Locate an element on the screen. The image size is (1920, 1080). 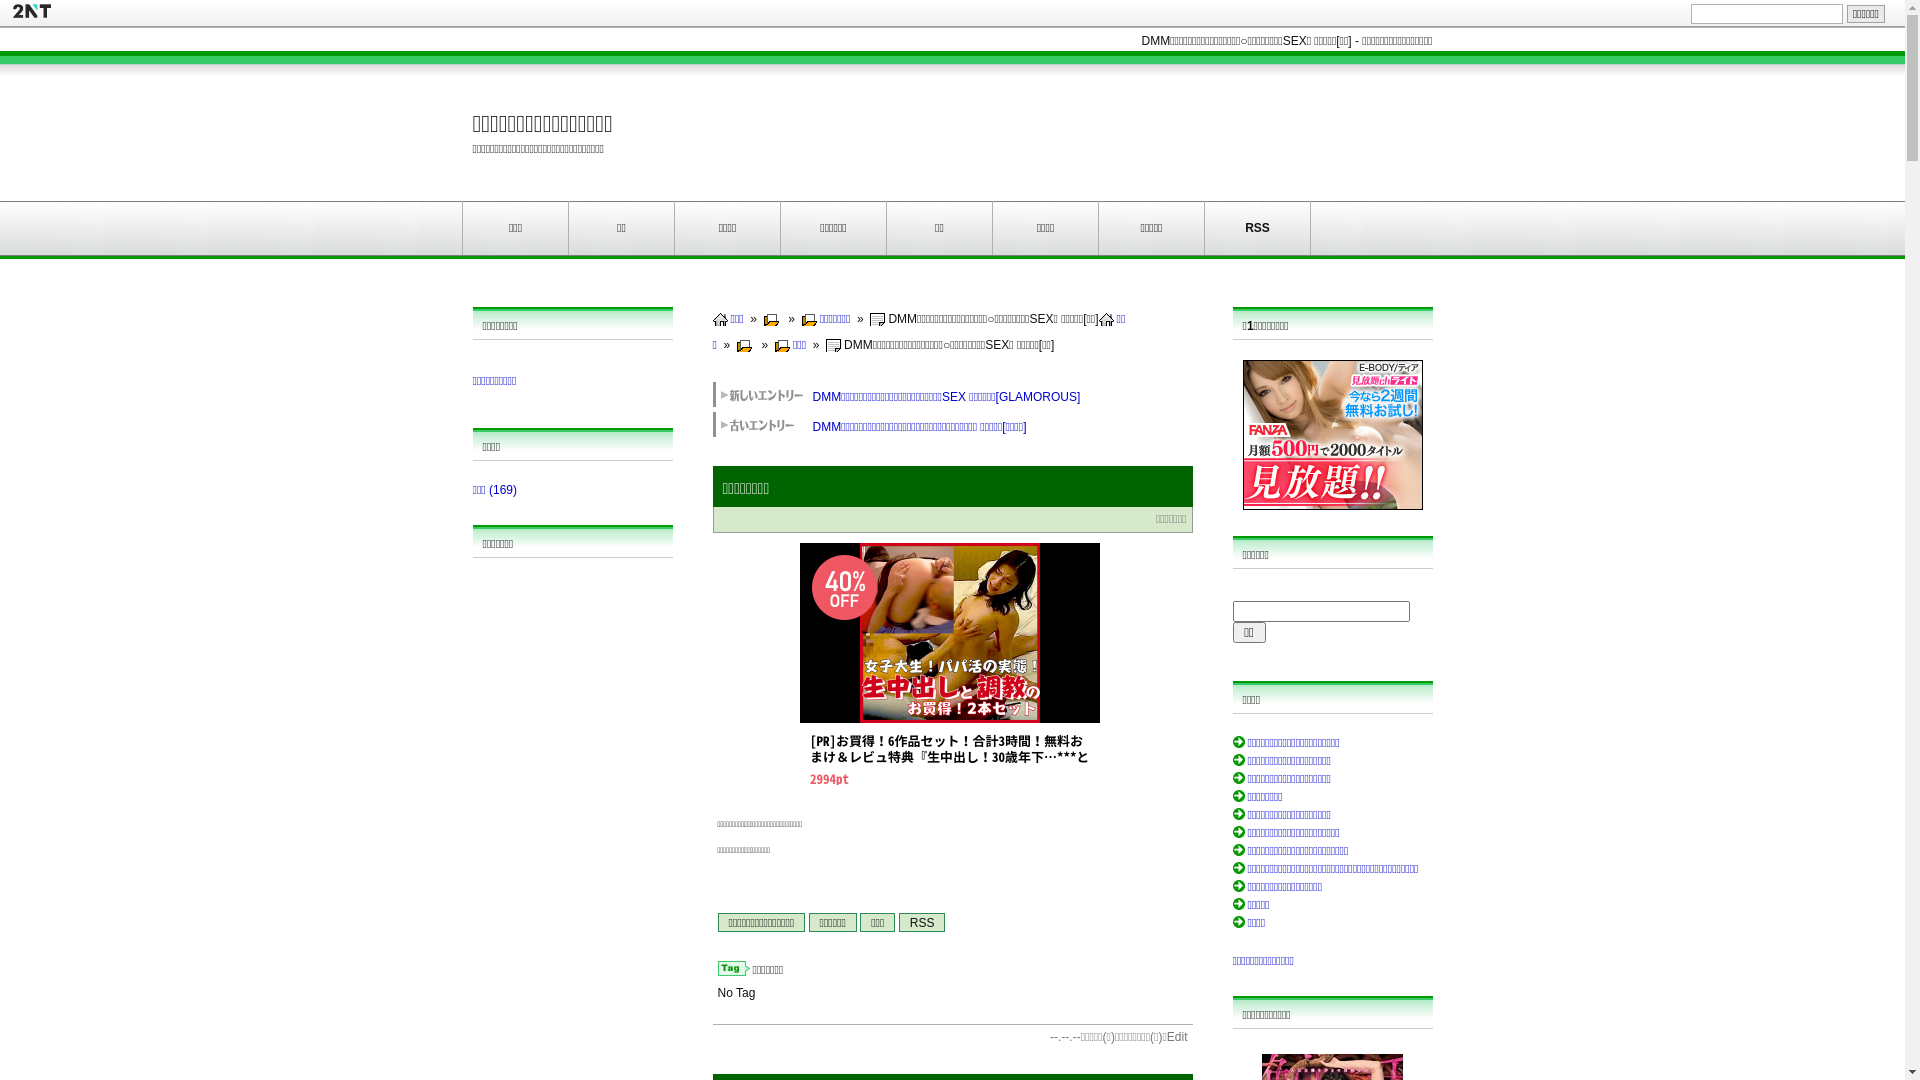
'RSS' is located at coordinates (1256, 226).